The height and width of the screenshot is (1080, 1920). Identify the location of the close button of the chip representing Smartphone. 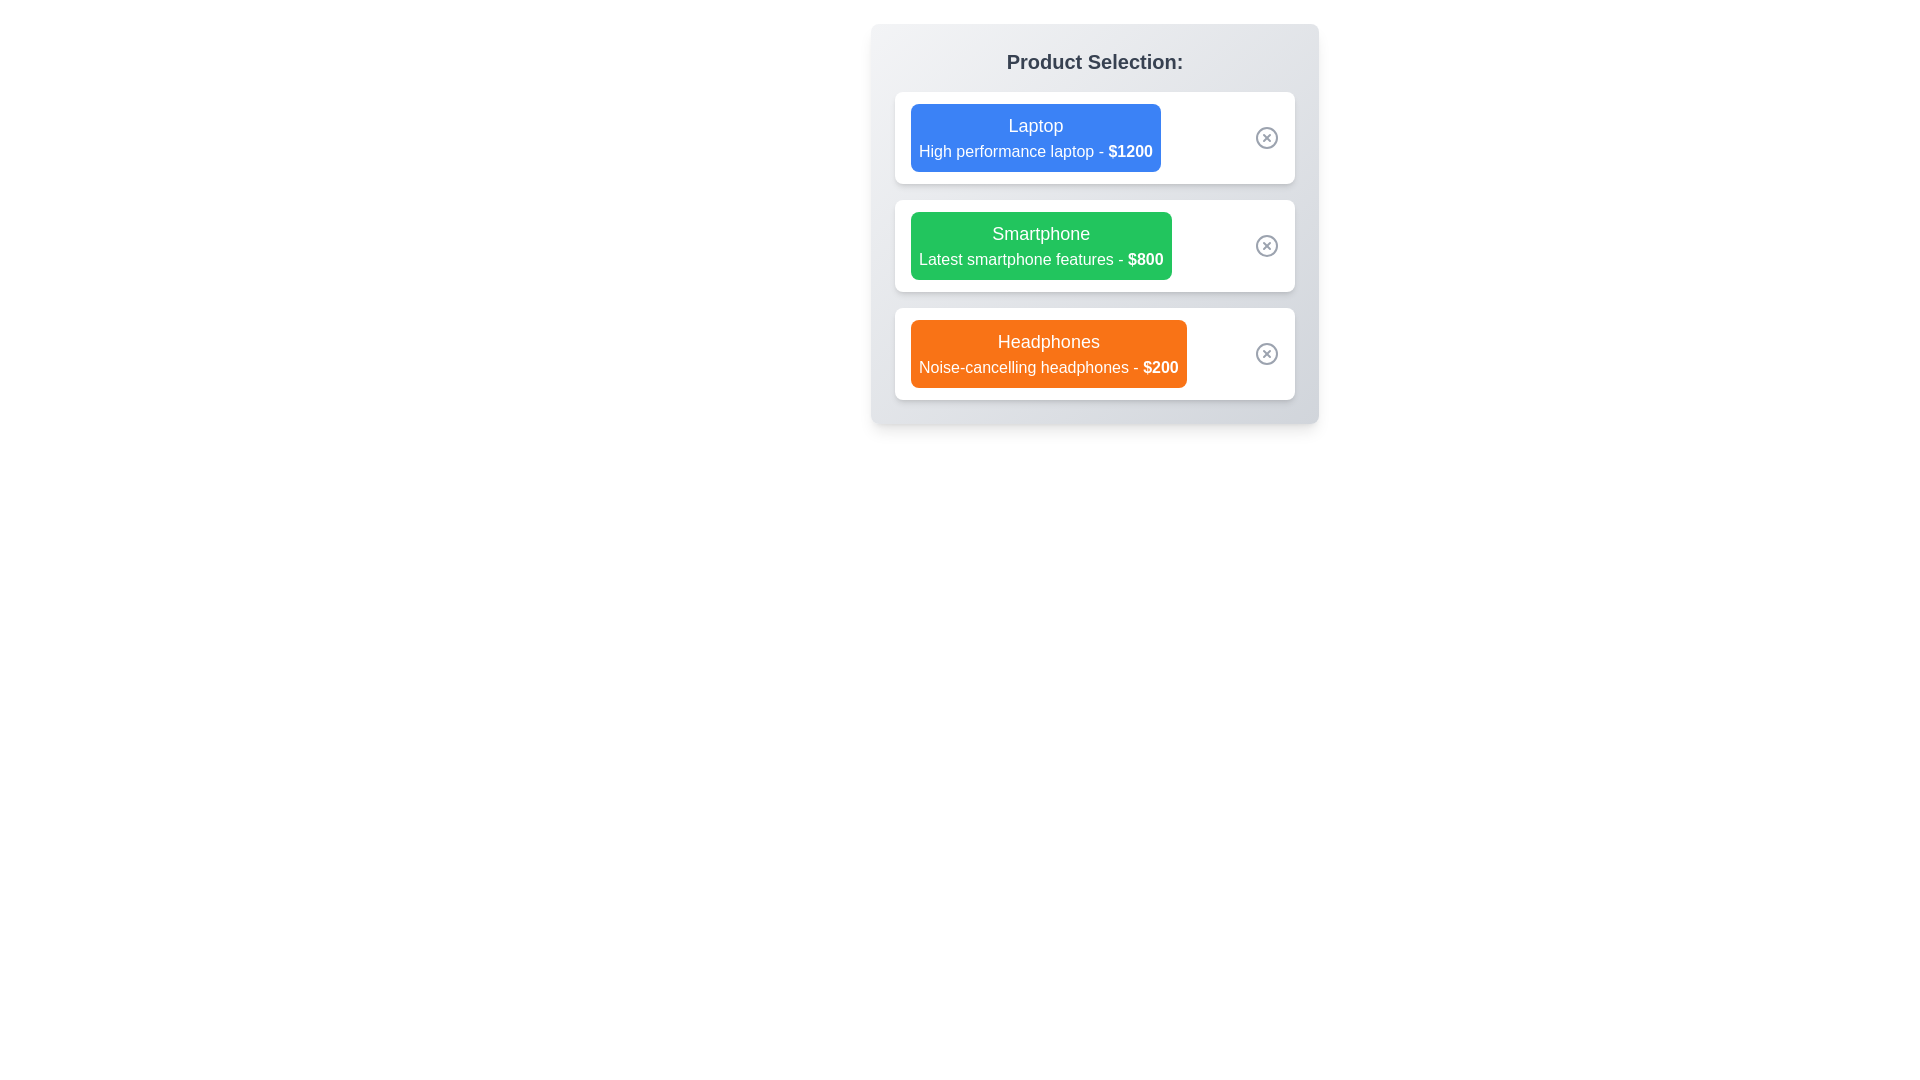
(1266, 245).